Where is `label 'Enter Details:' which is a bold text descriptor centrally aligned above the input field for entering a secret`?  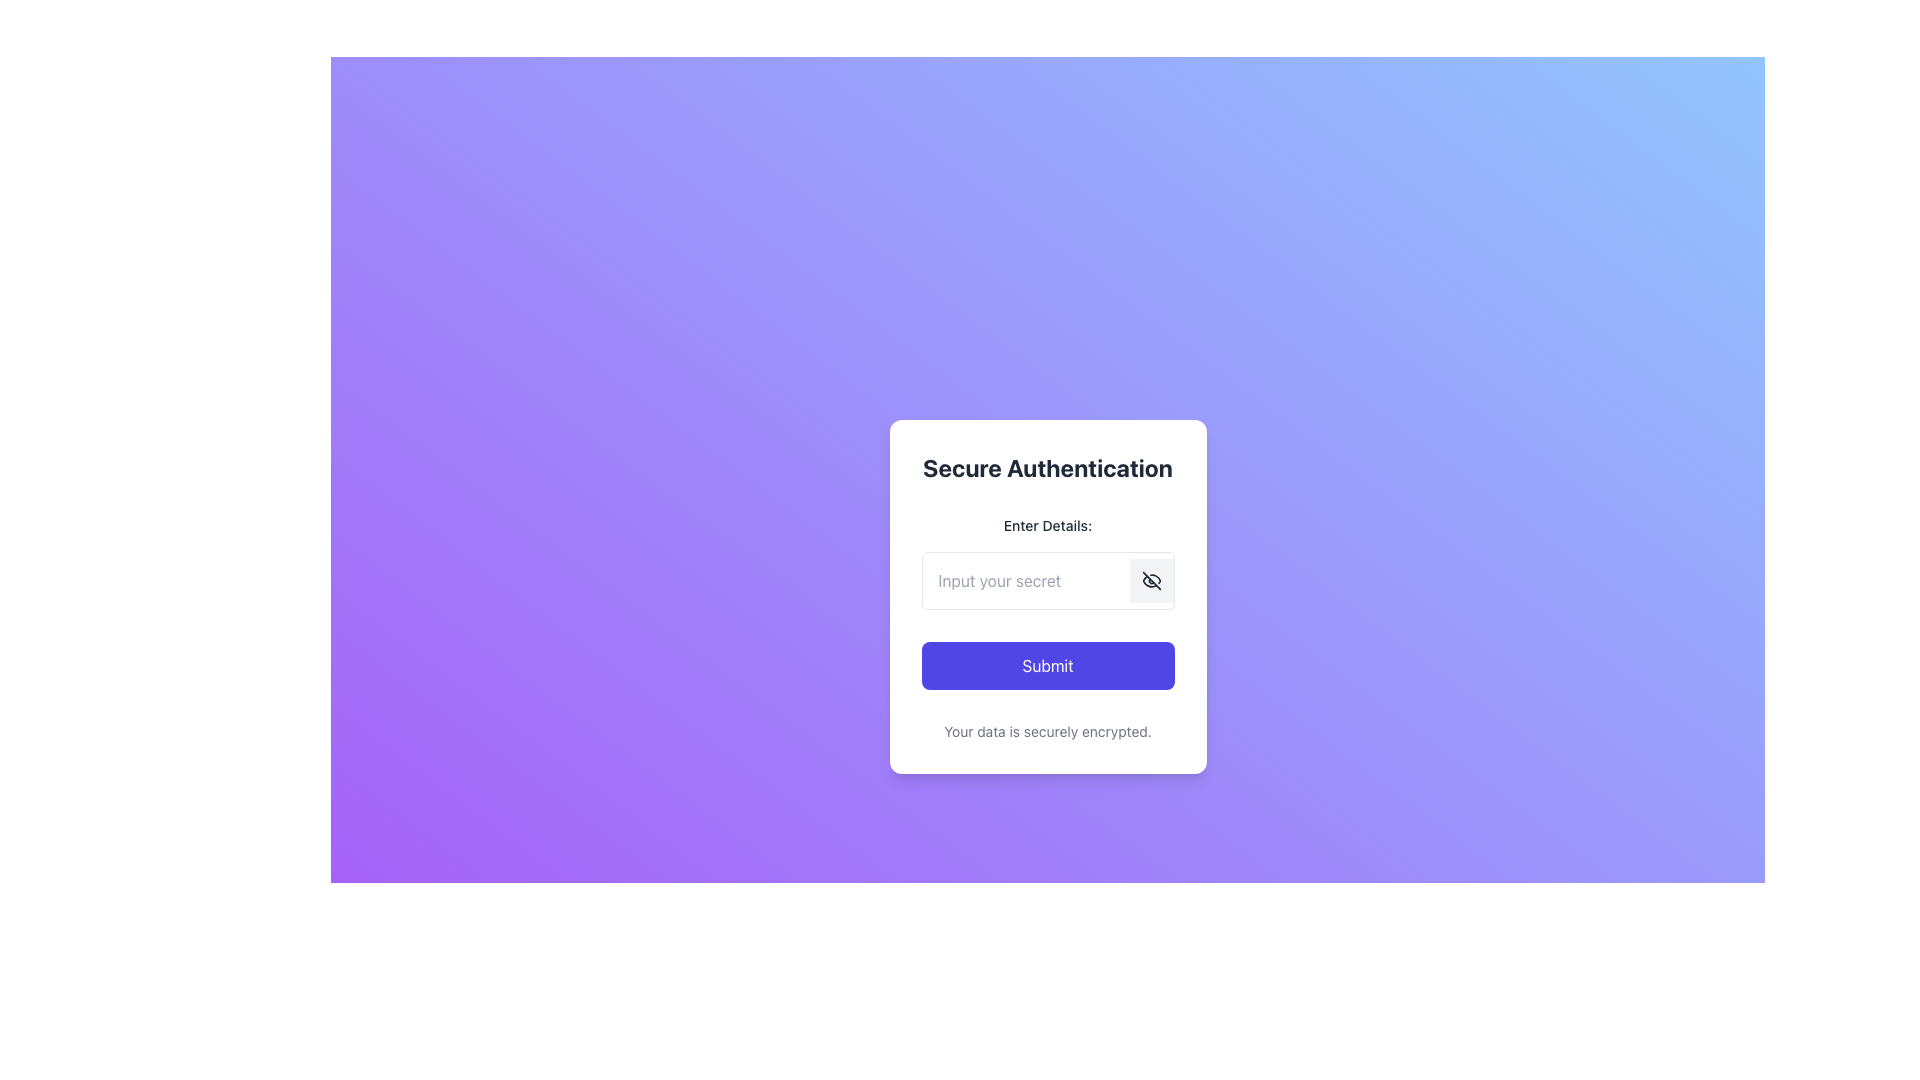 label 'Enter Details:' which is a bold text descriptor centrally aligned above the input field for entering a secret is located at coordinates (1046, 524).